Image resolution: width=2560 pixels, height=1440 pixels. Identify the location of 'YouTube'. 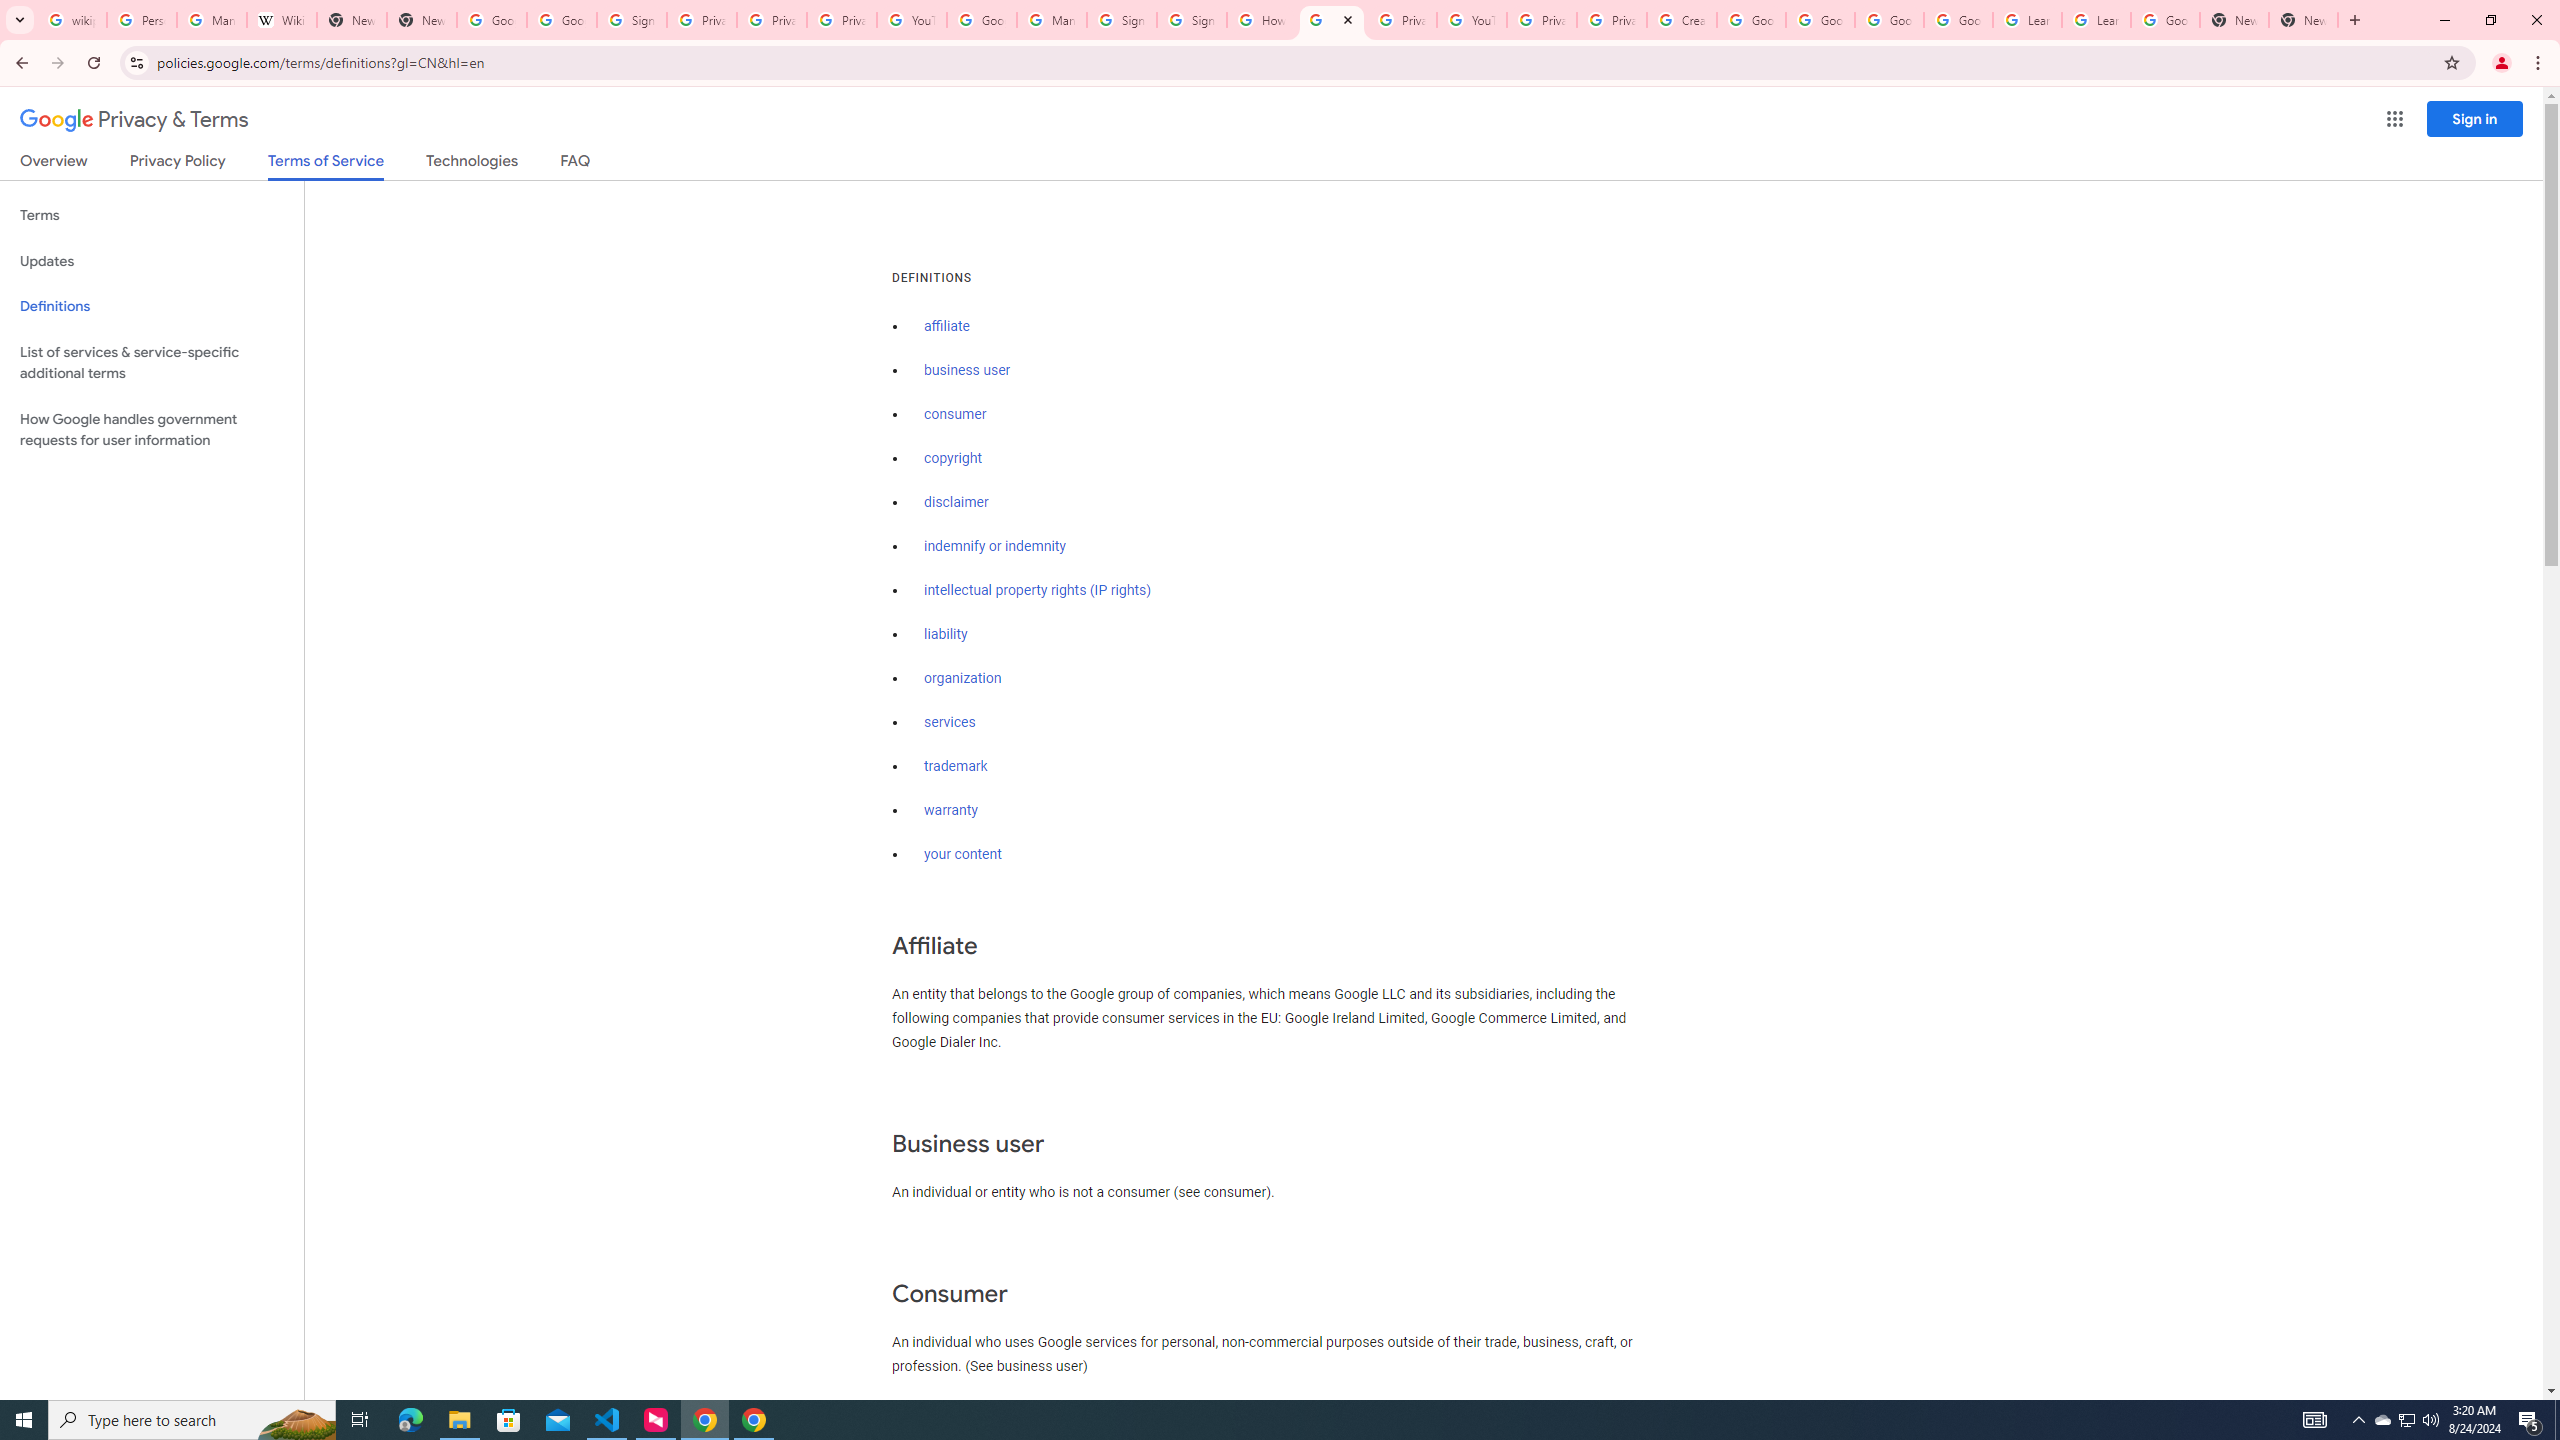
(1471, 19).